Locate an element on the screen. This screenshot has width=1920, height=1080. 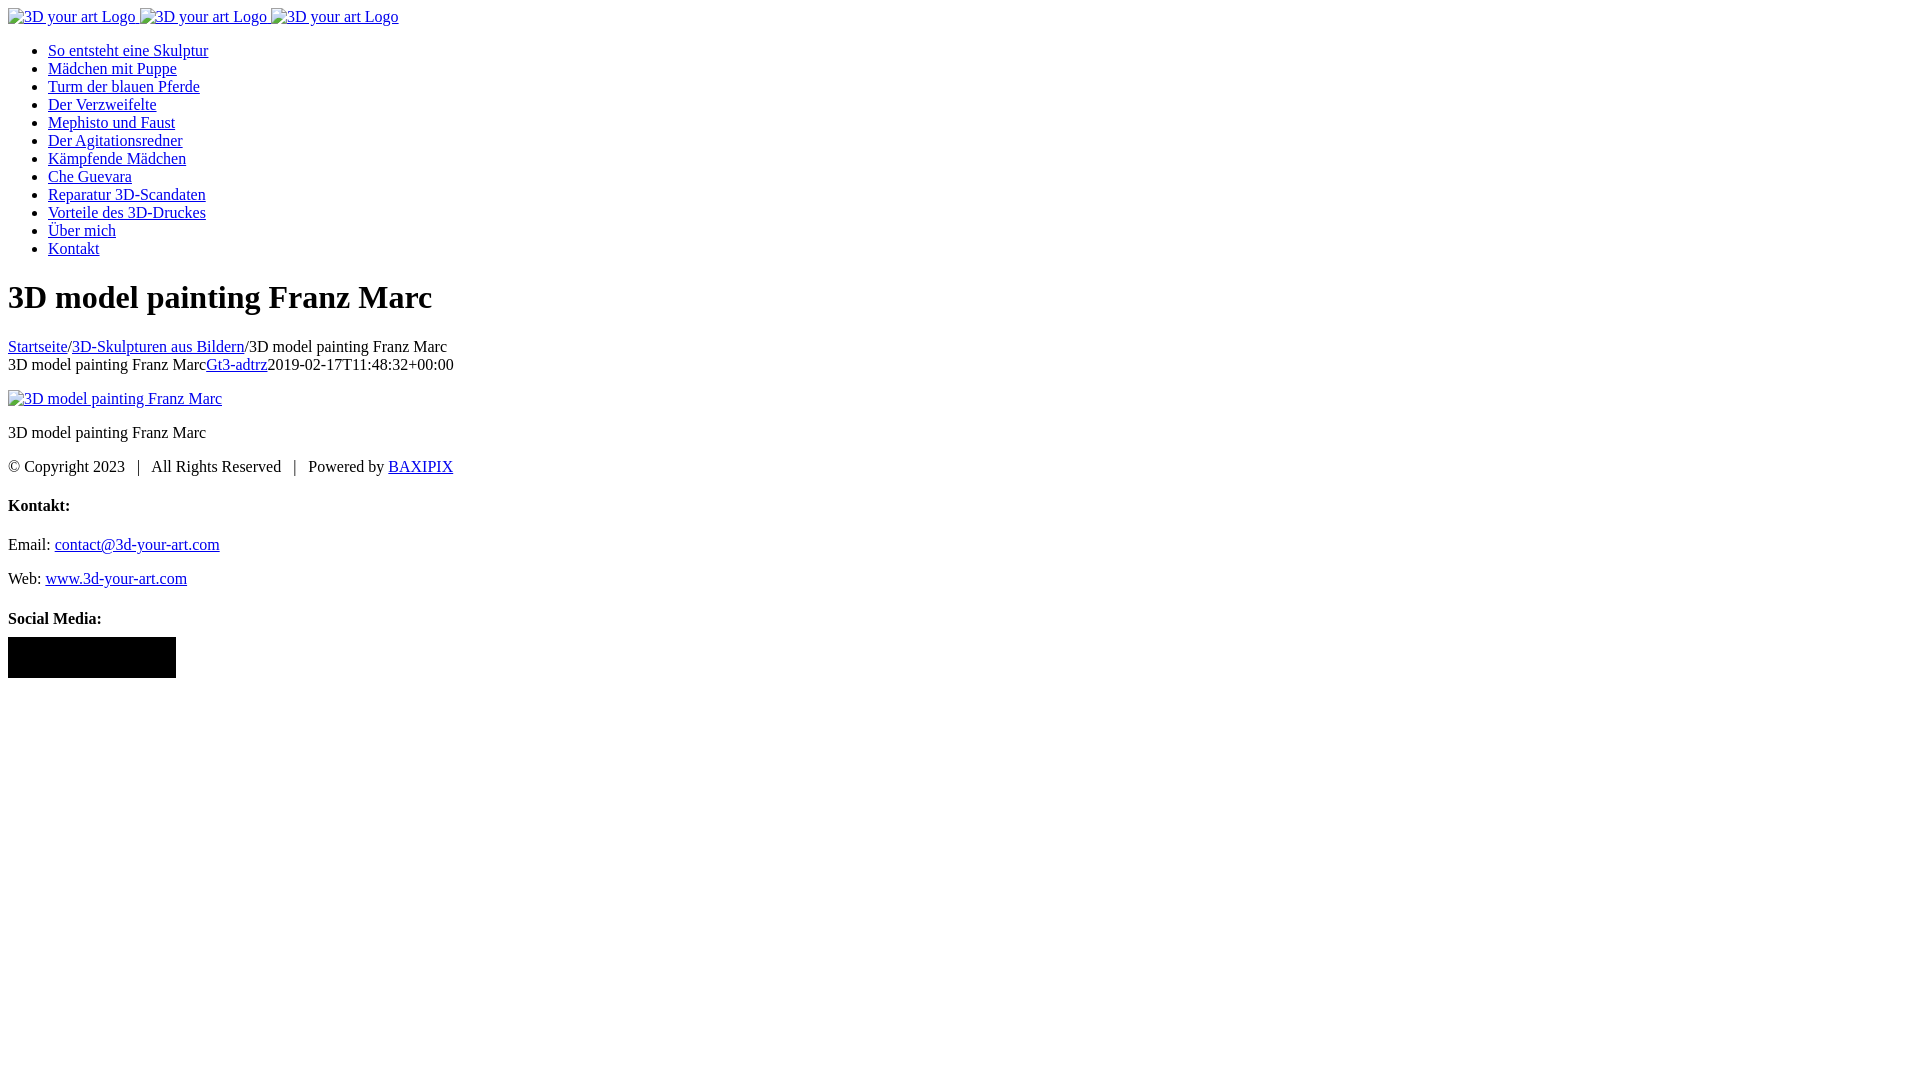
'Der Agitationsredner' is located at coordinates (114, 139).